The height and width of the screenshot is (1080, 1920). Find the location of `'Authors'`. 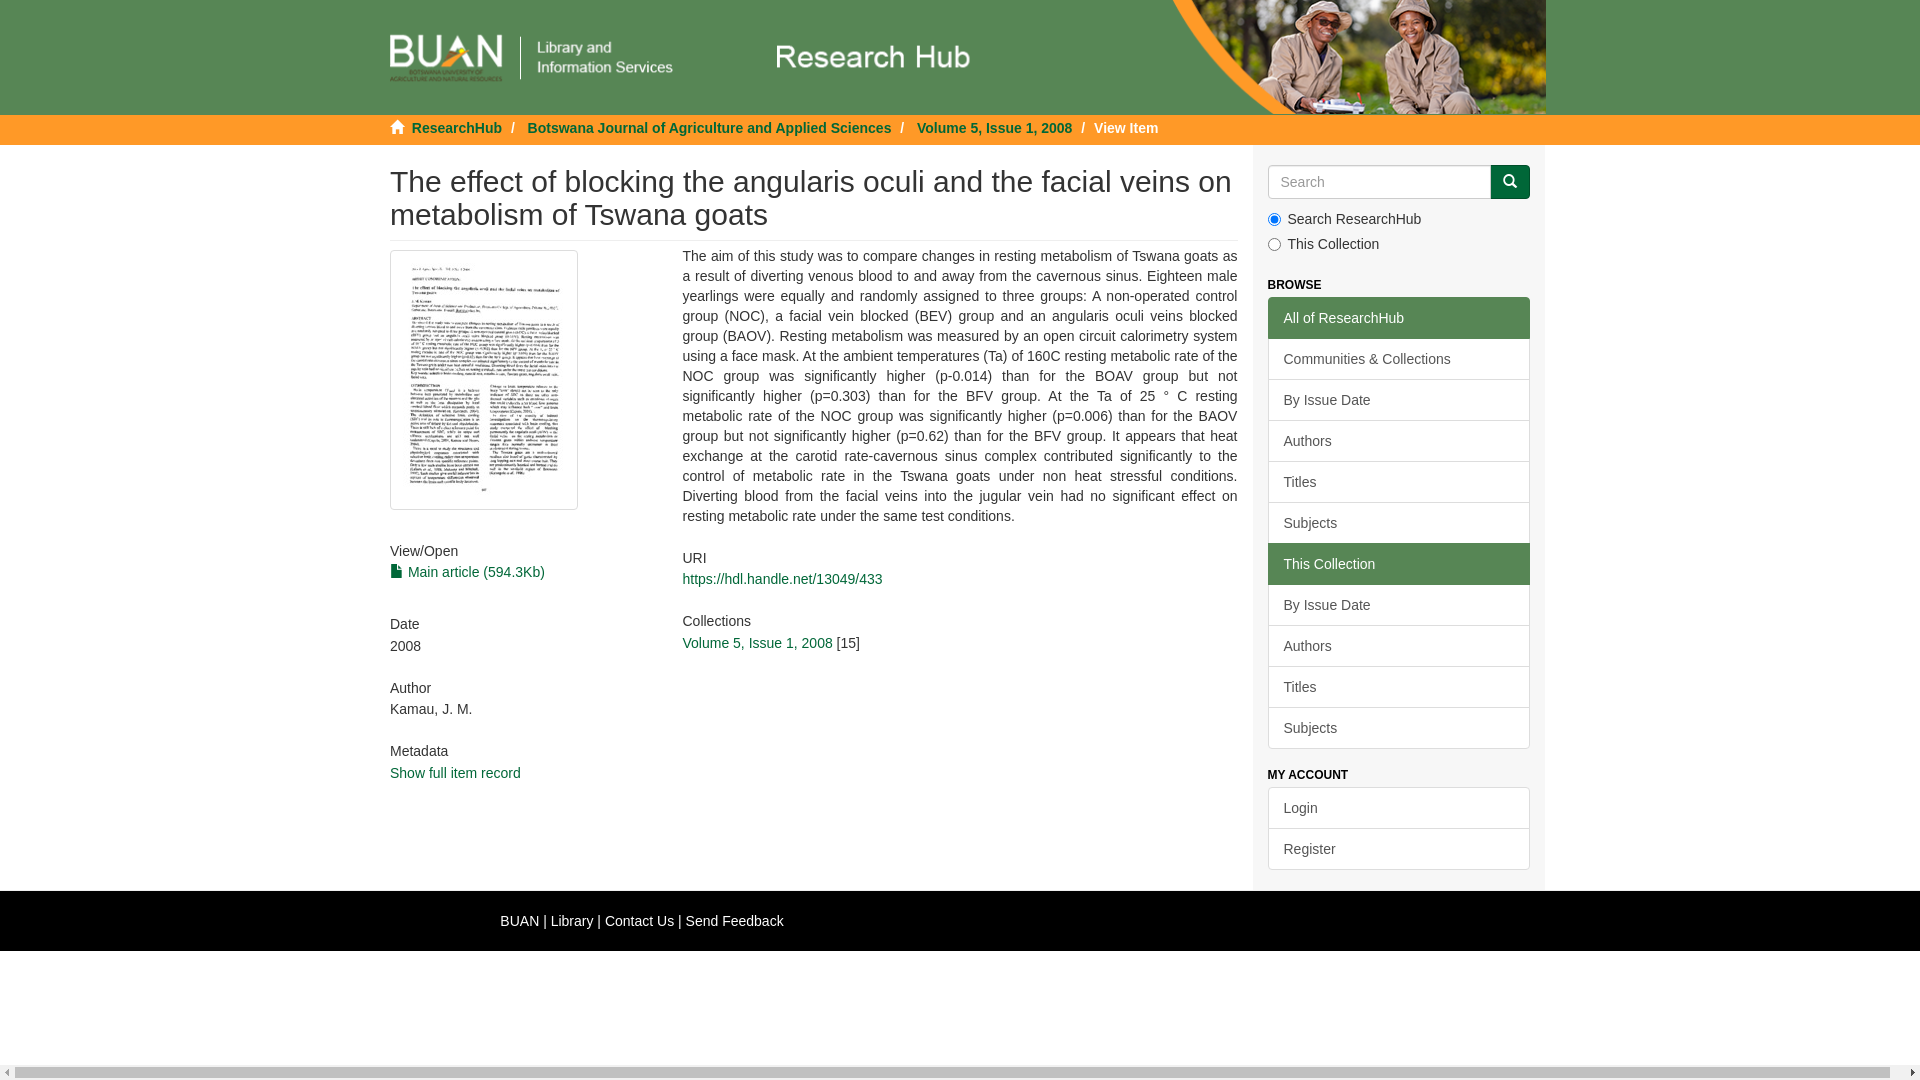

'Authors' is located at coordinates (1398, 645).